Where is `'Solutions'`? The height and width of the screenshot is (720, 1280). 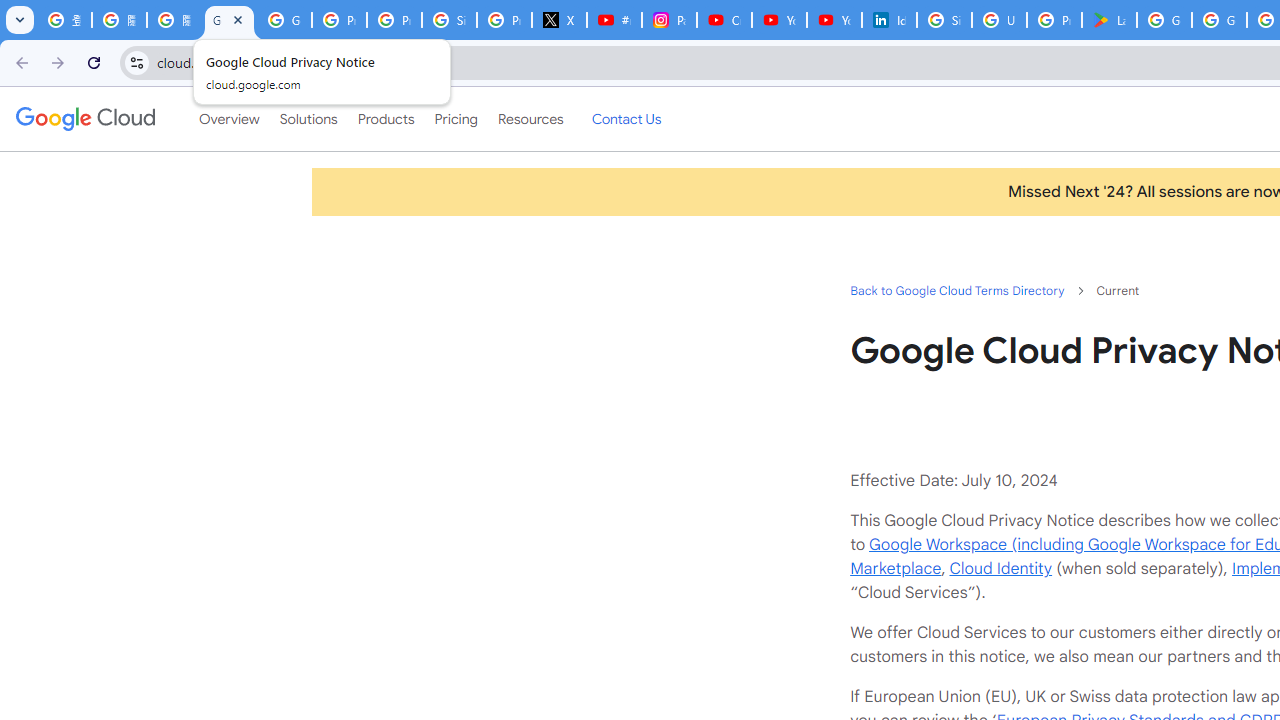
'Solutions' is located at coordinates (307, 119).